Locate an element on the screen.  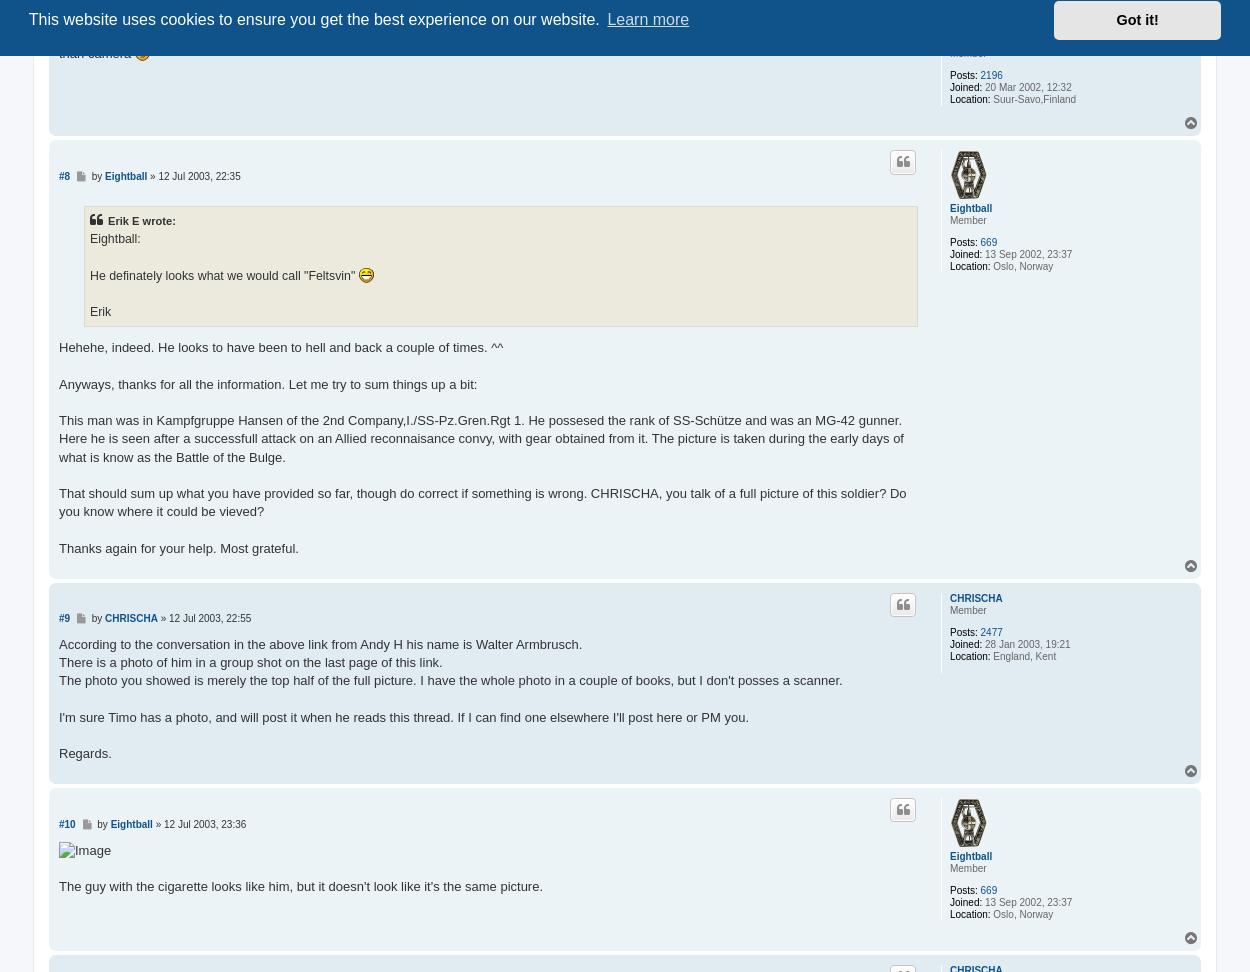
'Learn more' is located at coordinates (648, 19).